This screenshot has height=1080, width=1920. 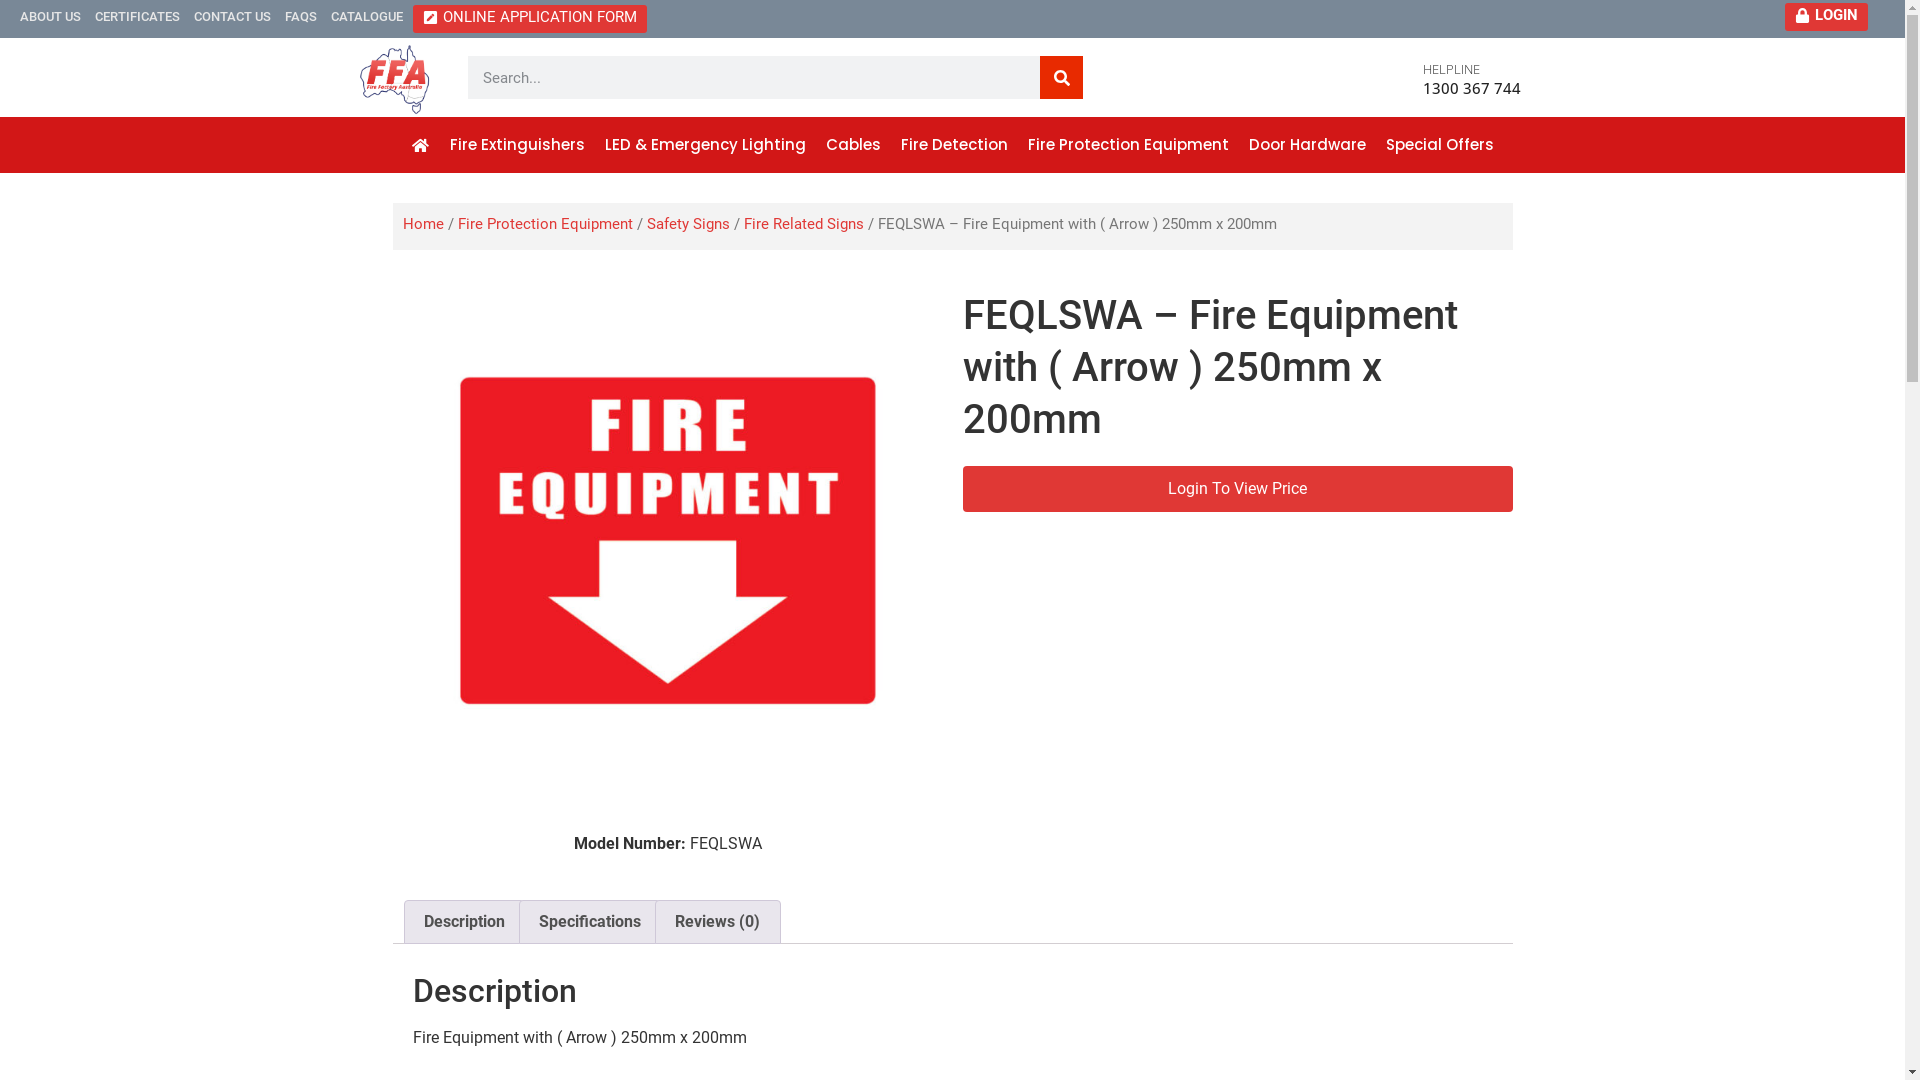 I want to click on 'ONLINE APPLICATION FORM', so click(x=529, y=19).